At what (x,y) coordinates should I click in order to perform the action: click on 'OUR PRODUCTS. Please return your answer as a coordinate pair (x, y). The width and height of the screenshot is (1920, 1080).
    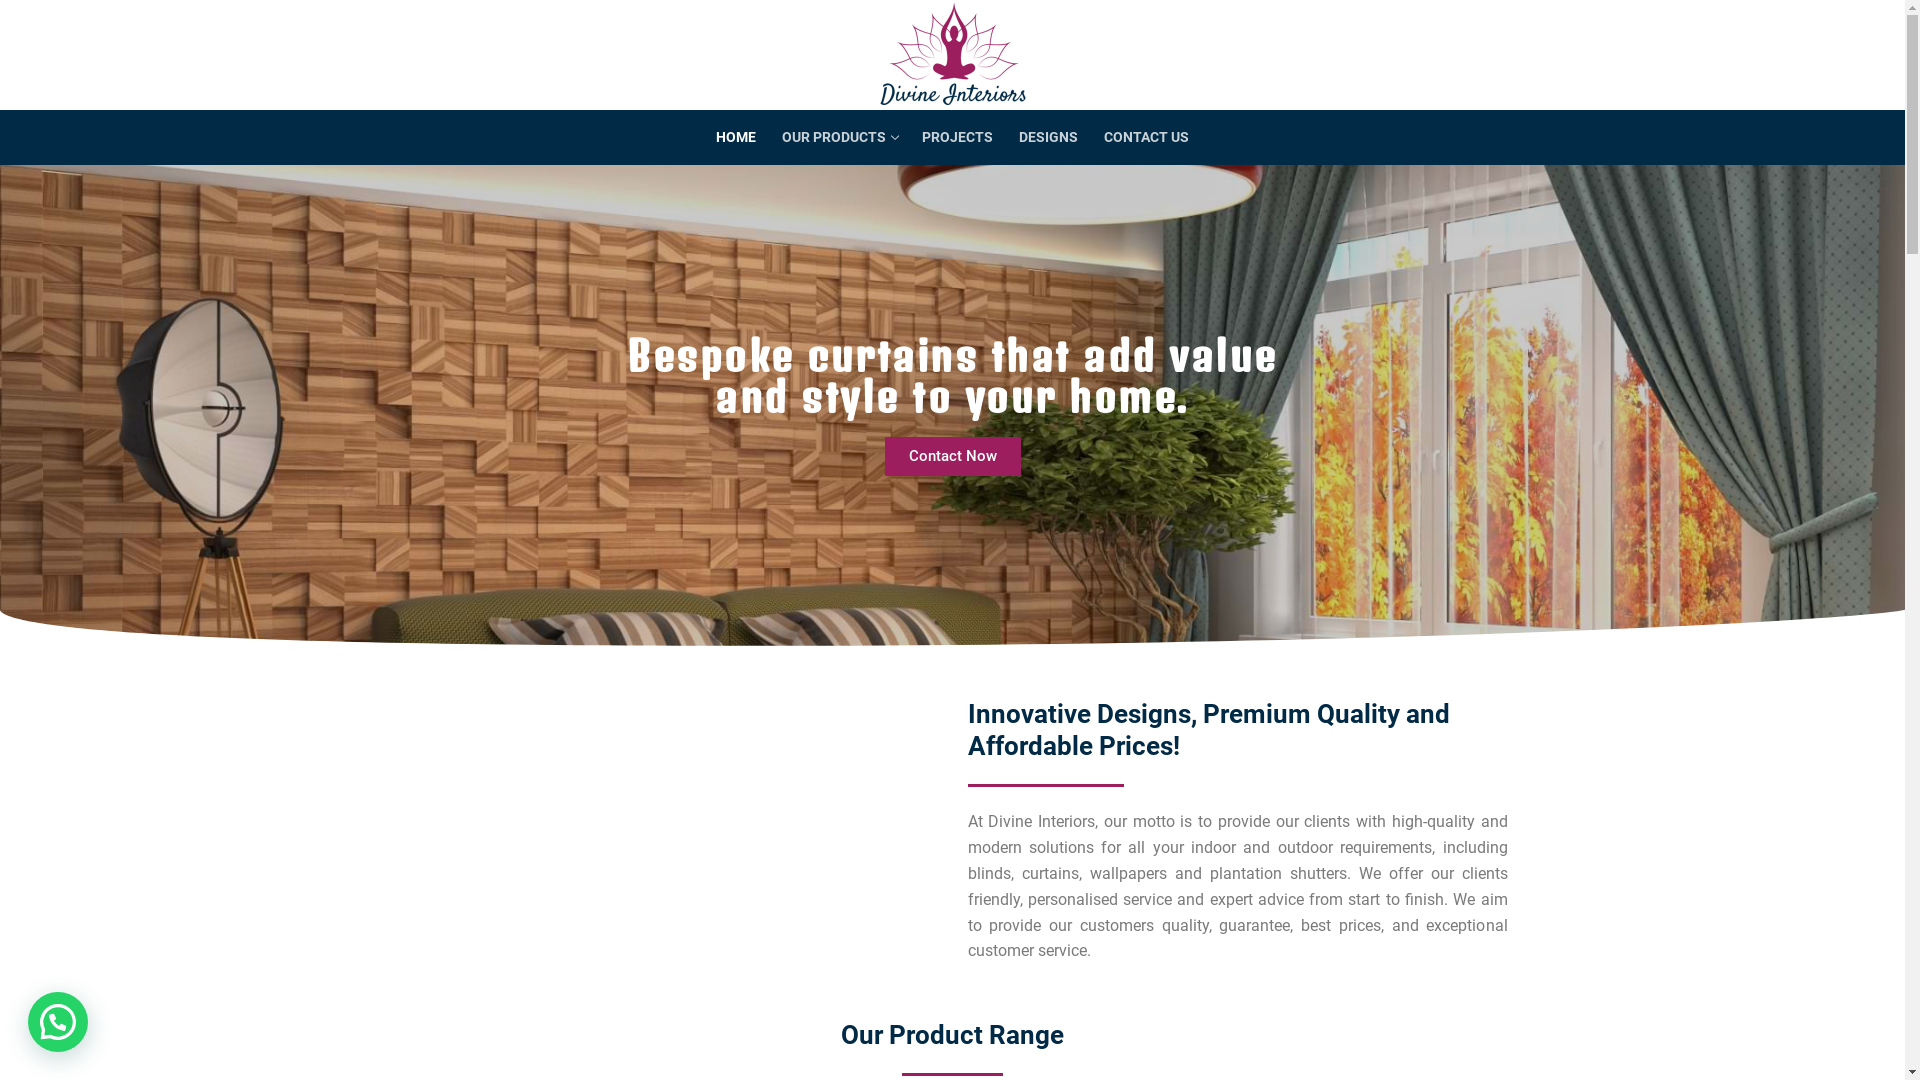
    Looking at the image, I should click on (839, 137).